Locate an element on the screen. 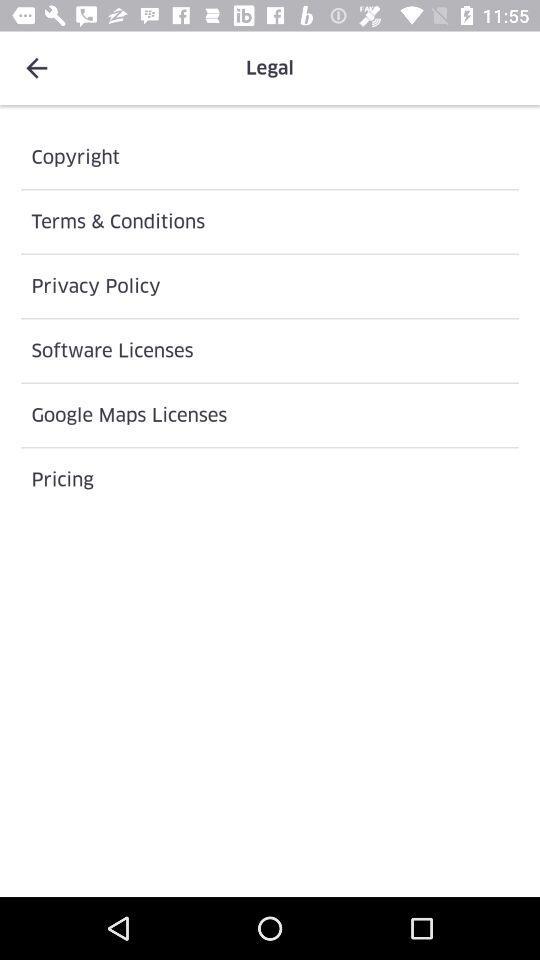 The height and width of the screenshot is (960, 540). google maps licenses icon is located at coordinates (270, 414).